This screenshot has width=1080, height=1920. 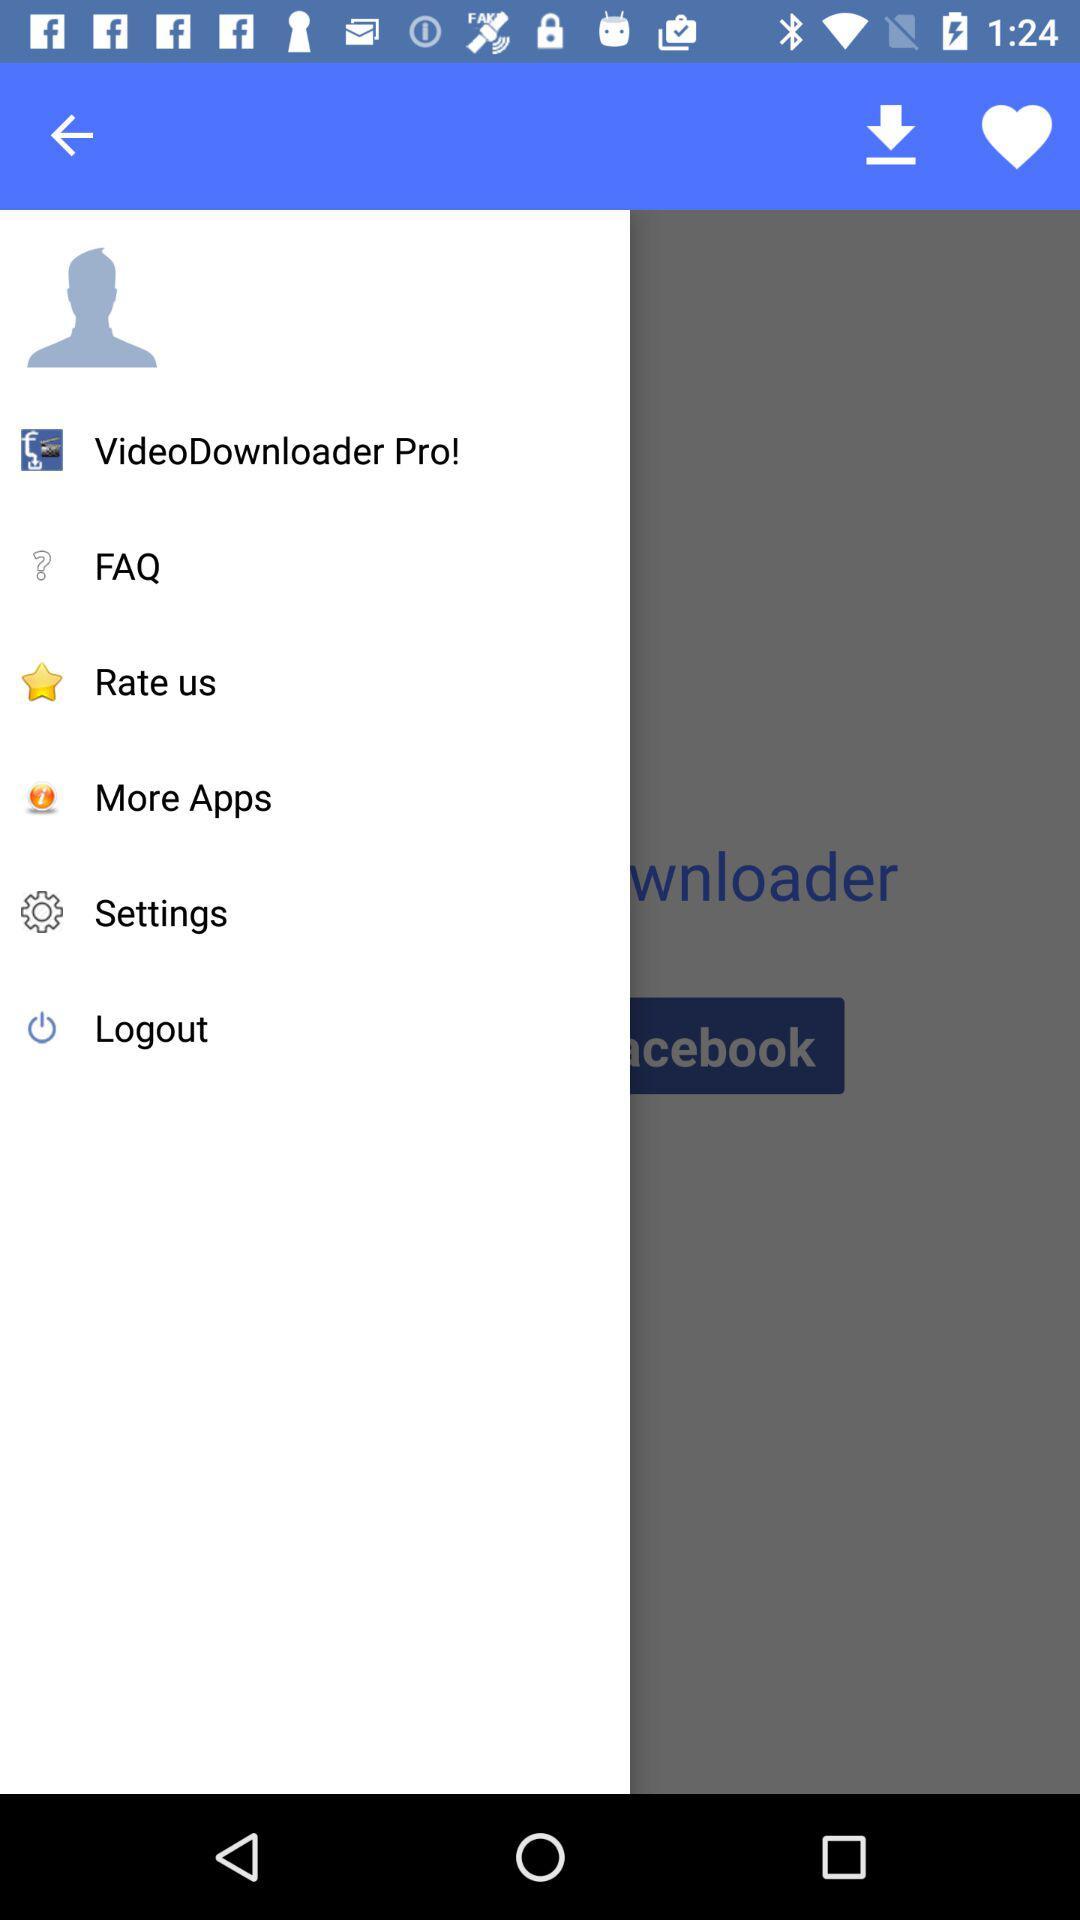 I want to click on videodownloader pro!, so click(x=277, y=449).